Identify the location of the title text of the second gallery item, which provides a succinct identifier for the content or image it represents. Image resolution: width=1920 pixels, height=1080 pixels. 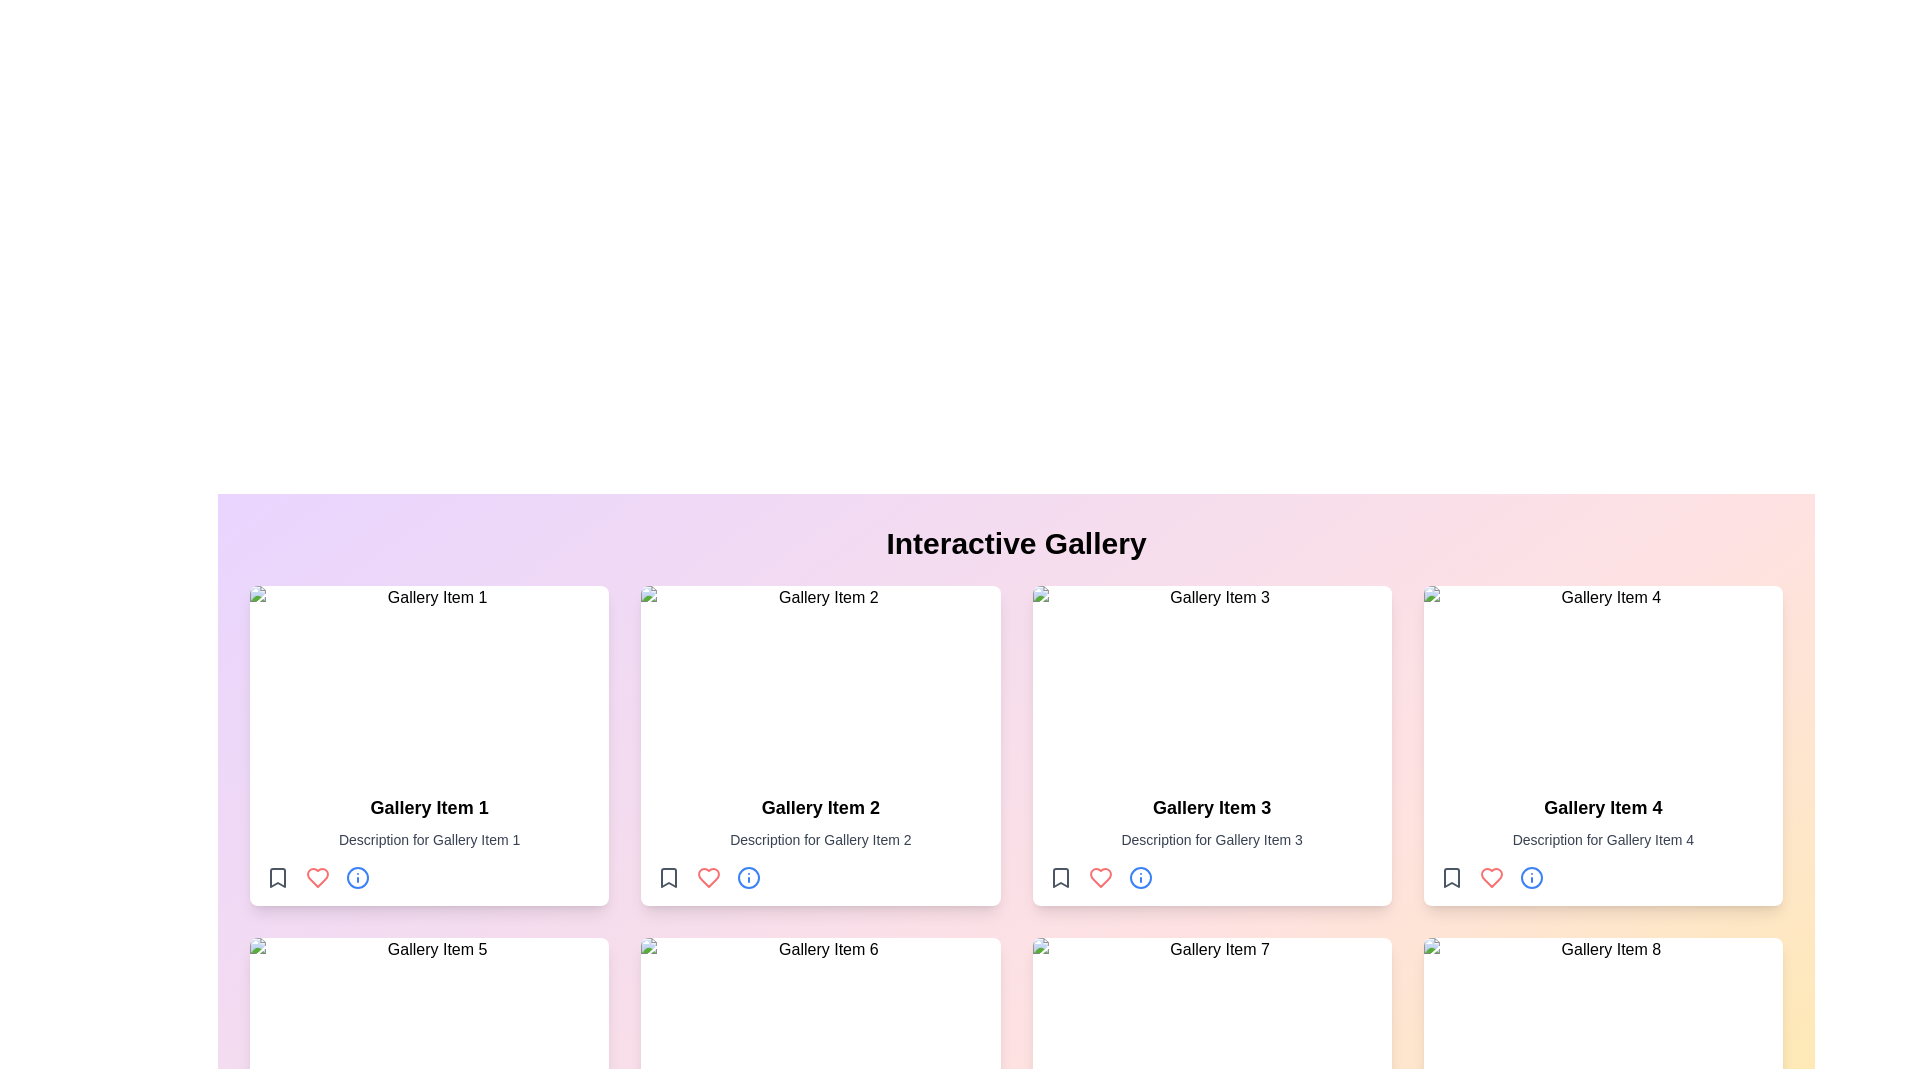
(820, 806).